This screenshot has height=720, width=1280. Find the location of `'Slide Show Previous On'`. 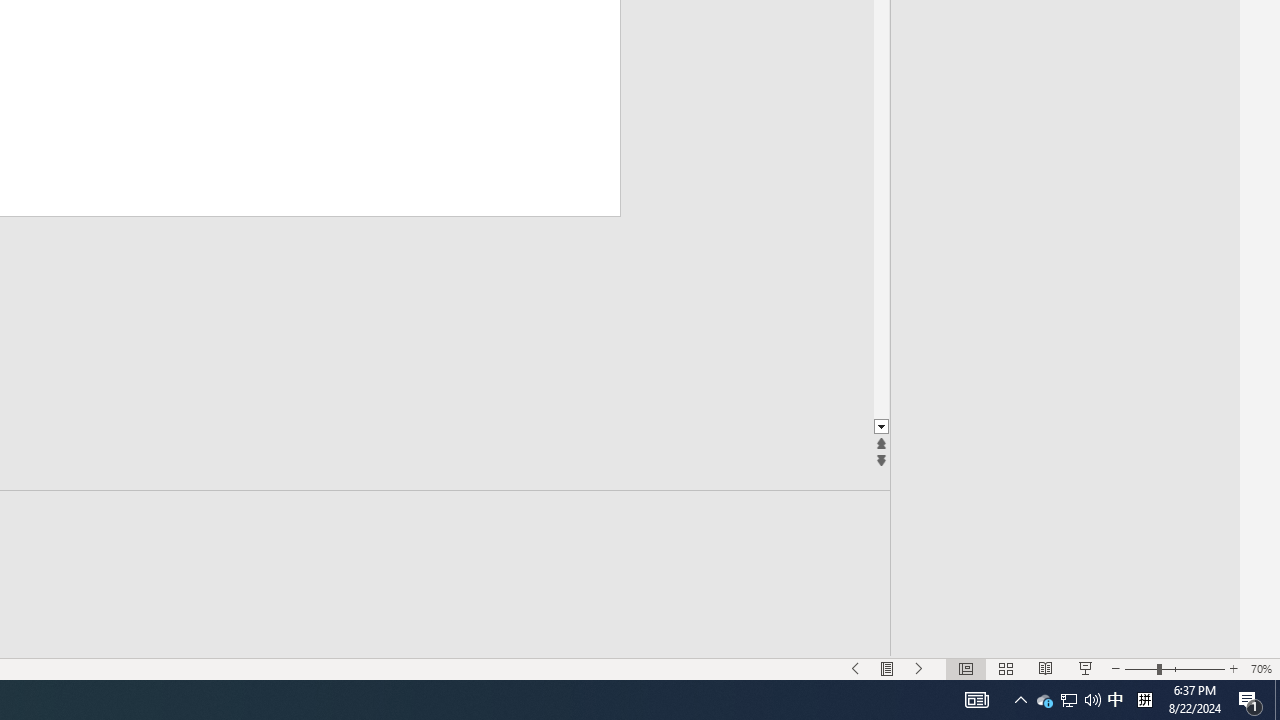

'Slide Show Previous On' is located at coordinates (855, 669).